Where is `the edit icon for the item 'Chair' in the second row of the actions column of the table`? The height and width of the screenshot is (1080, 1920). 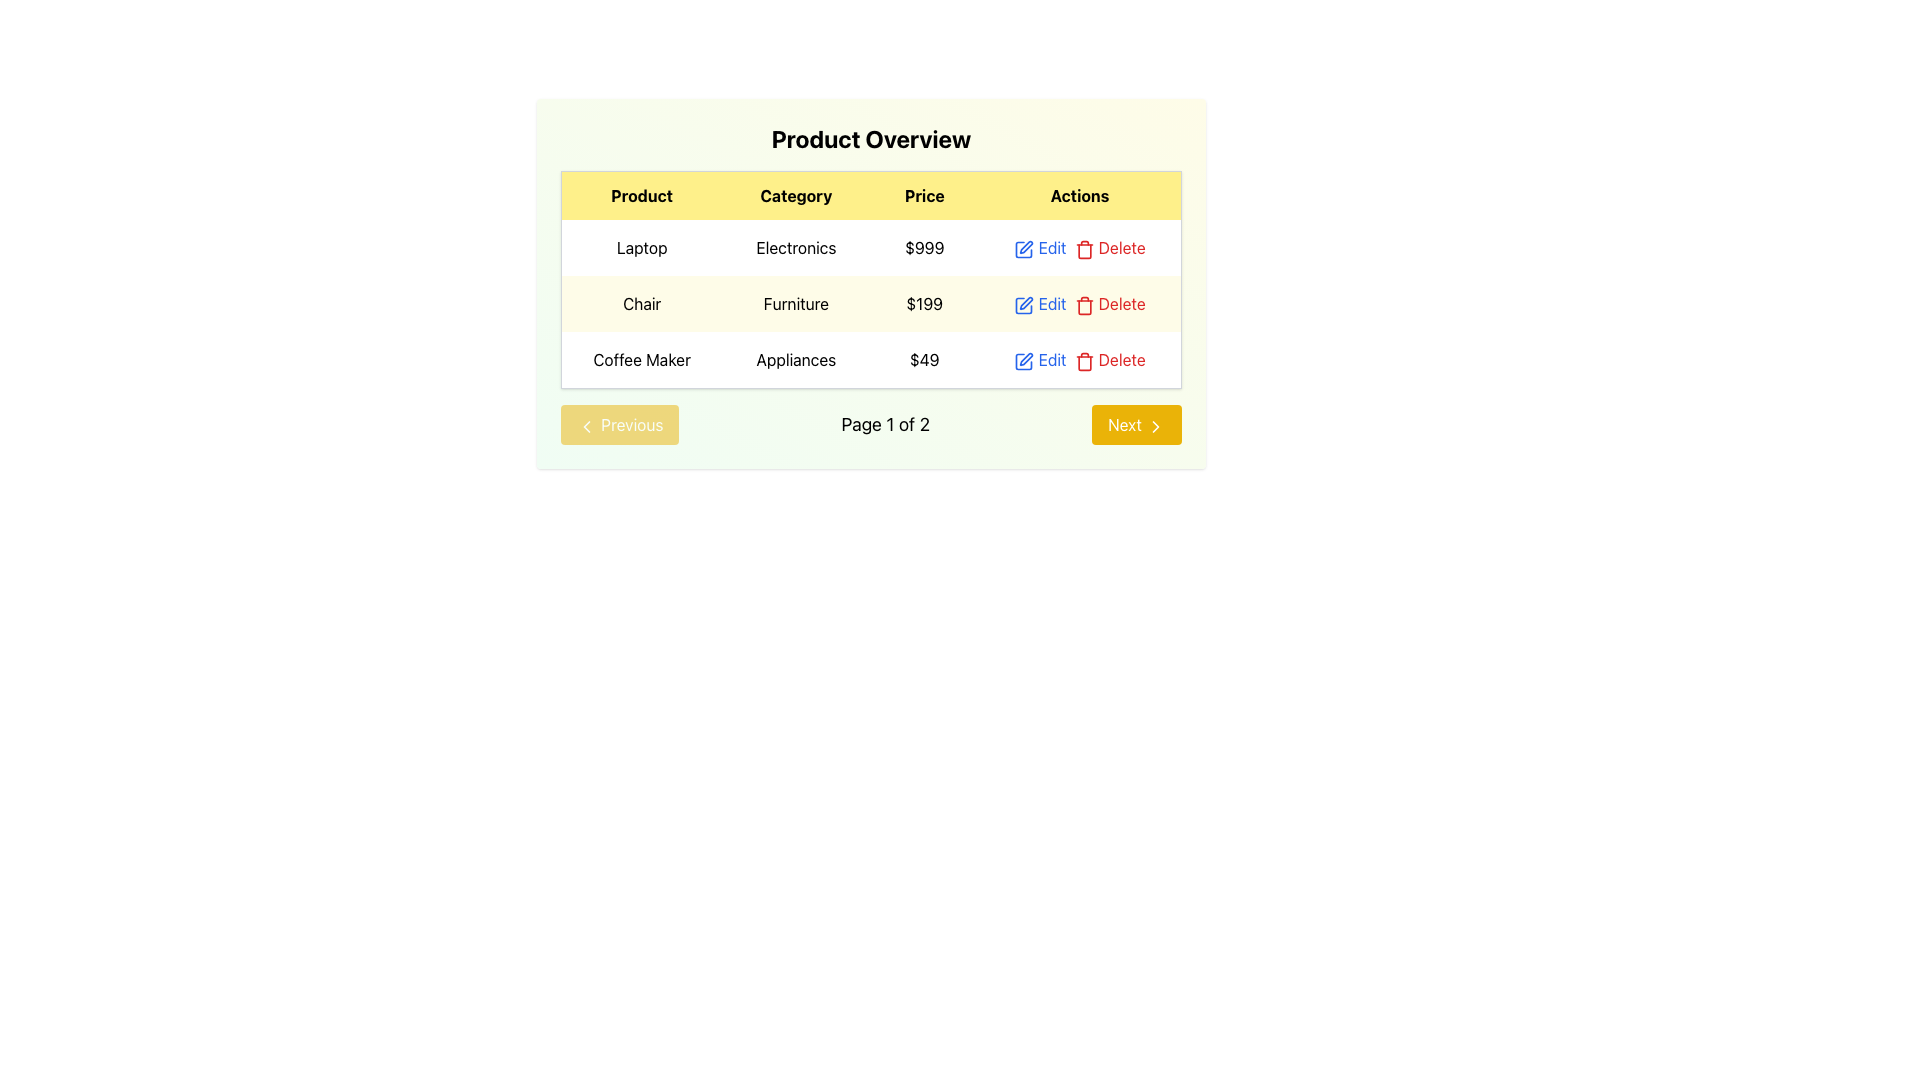
the edit icon for the item 'Chair' in the second row of the actions column of the table is located at coordinates (1027, 303).